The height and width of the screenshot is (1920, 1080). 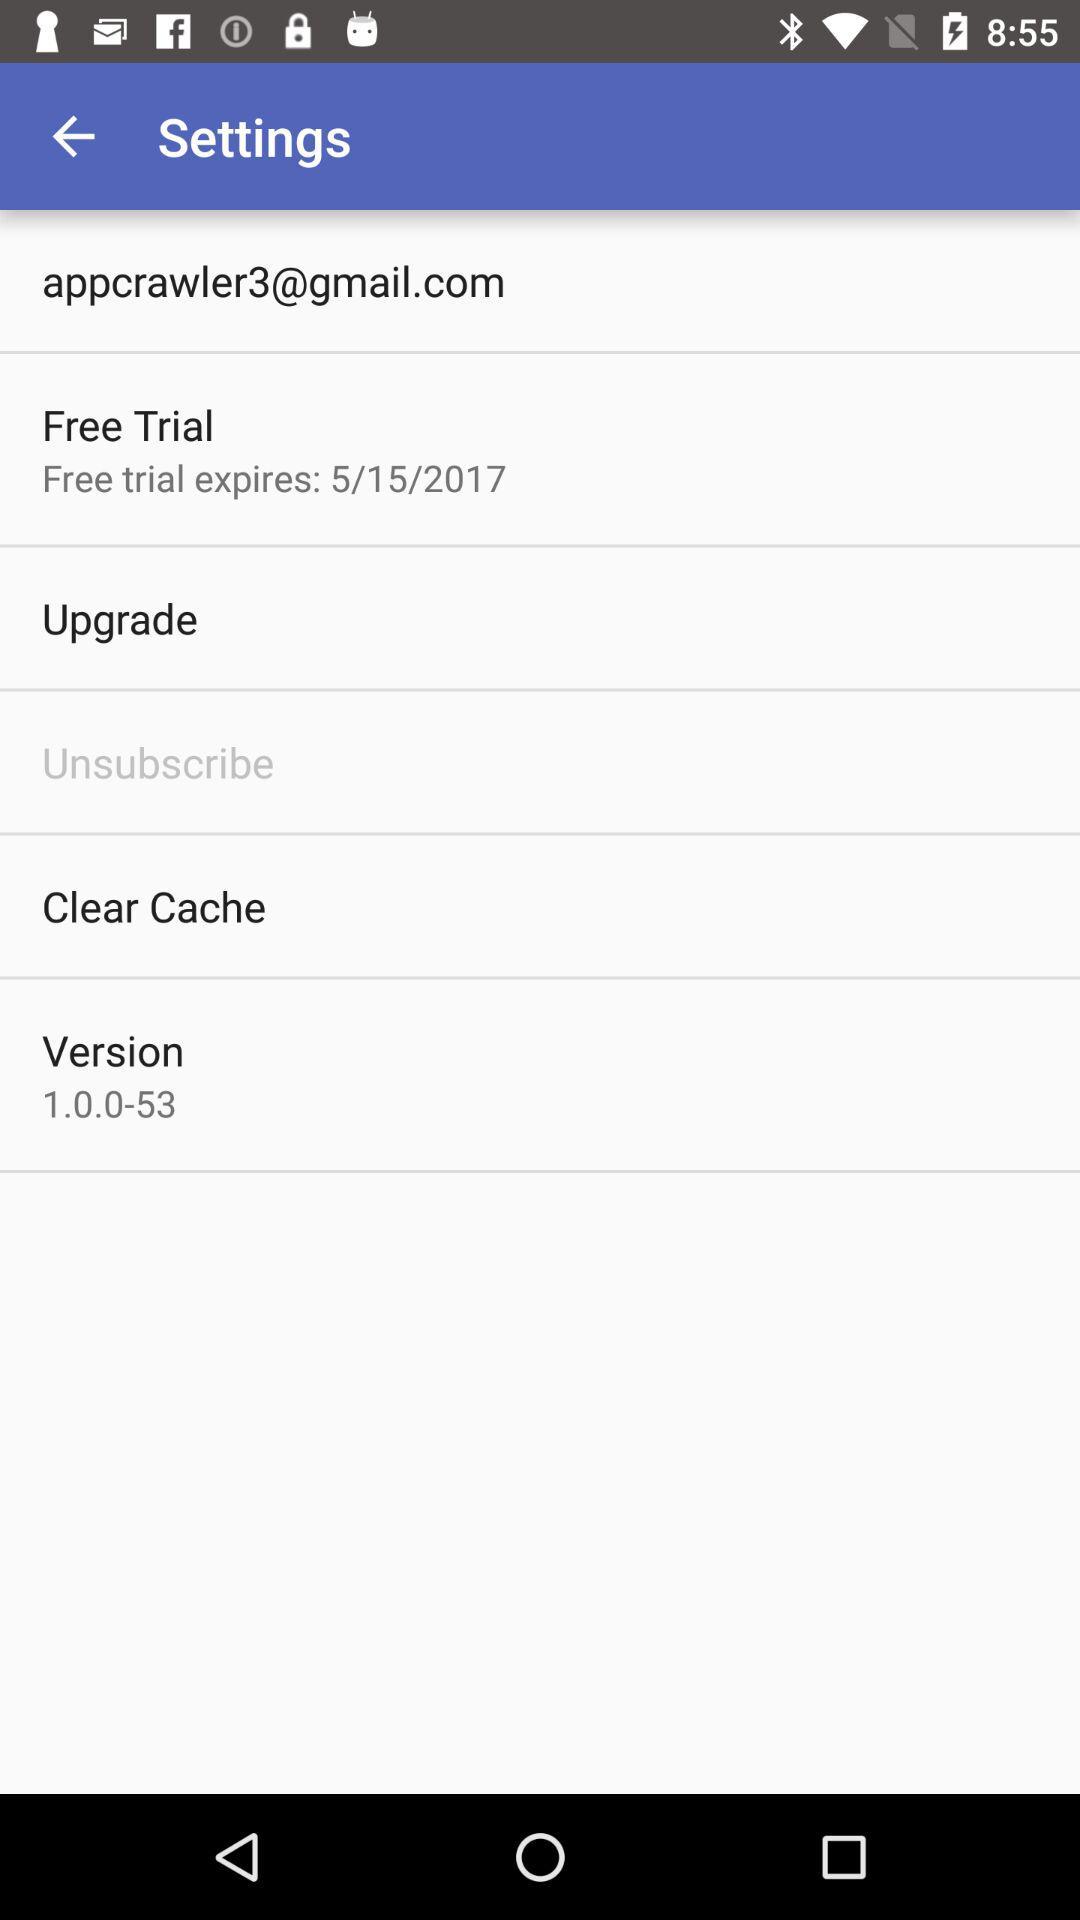 What do you see at coordinates (72, 135) in the screenshot?
I see `app next to settings item` at bounding box center [72, 135].